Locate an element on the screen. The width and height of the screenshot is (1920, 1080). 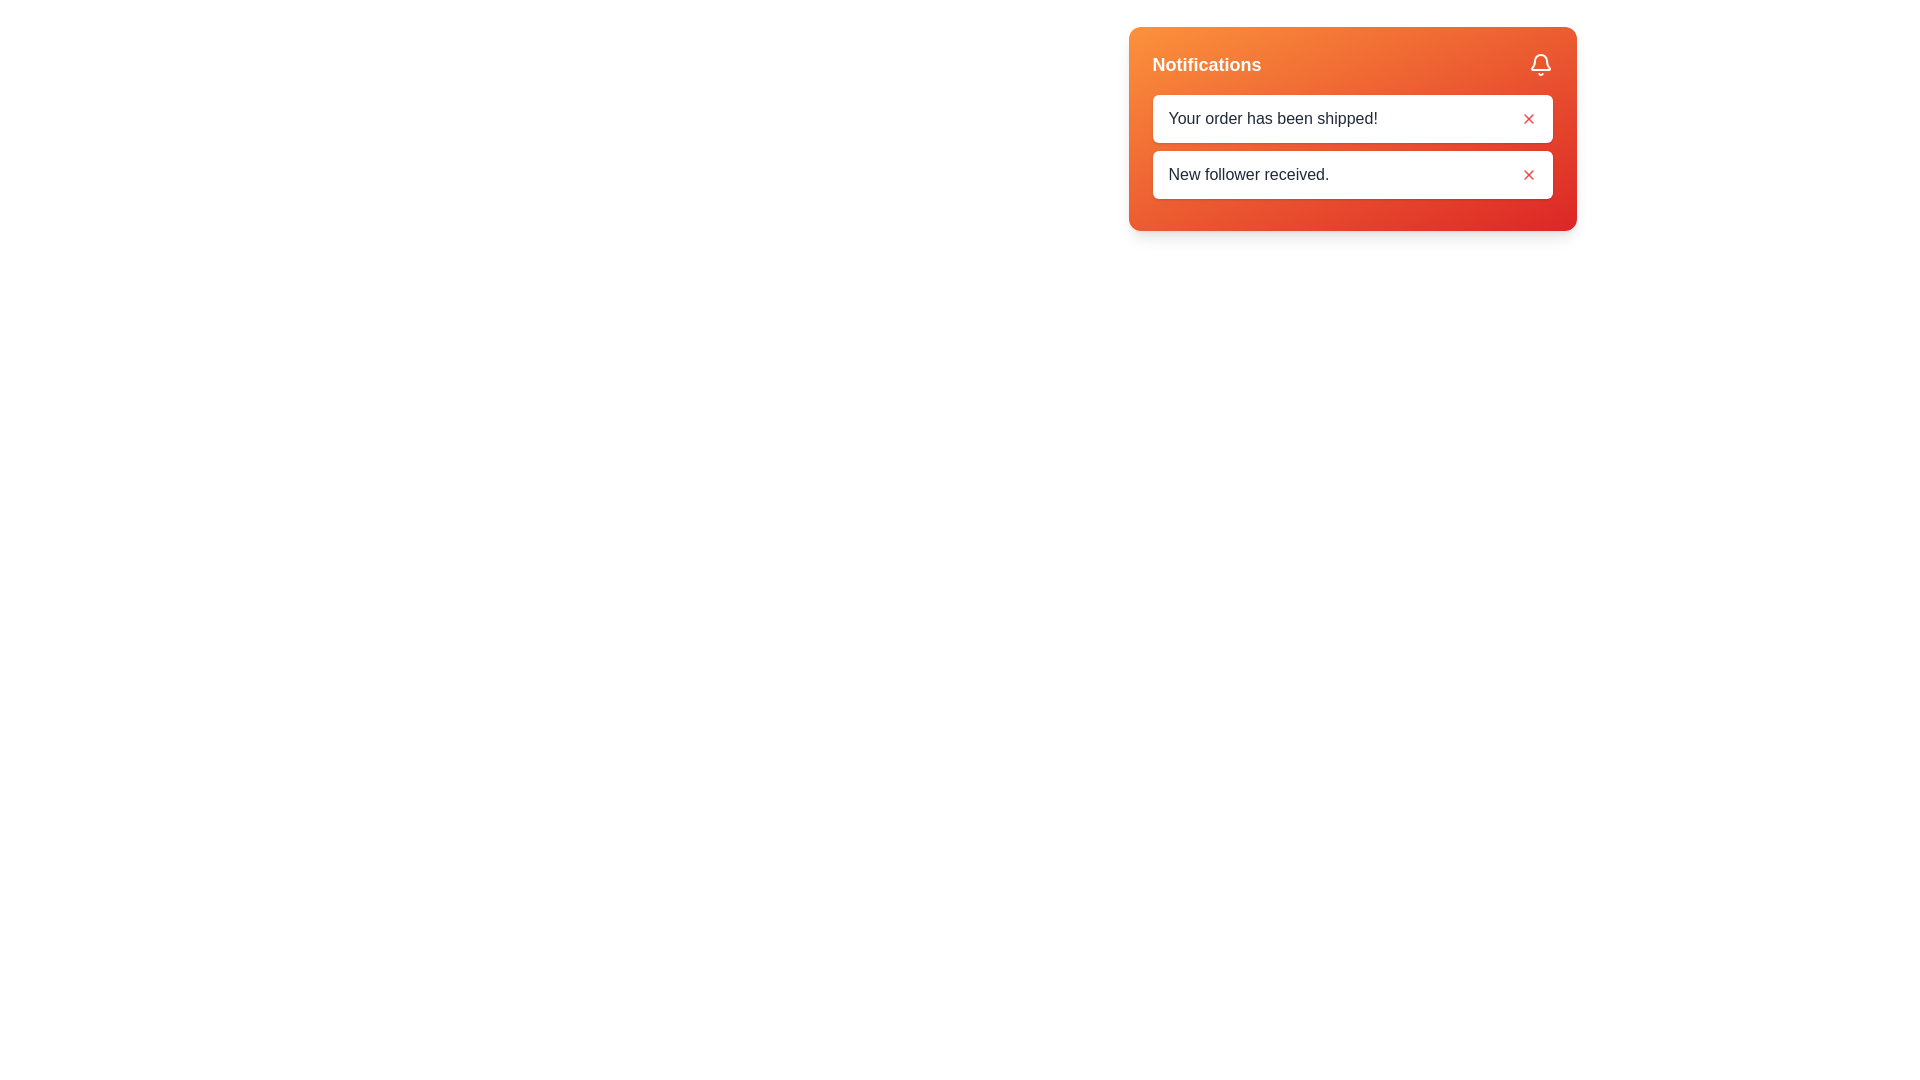
the graphical representation within the SVG that indicates the notifications section, located in the top-right corner of the notifications panel is located at coordinates (1539, 61).